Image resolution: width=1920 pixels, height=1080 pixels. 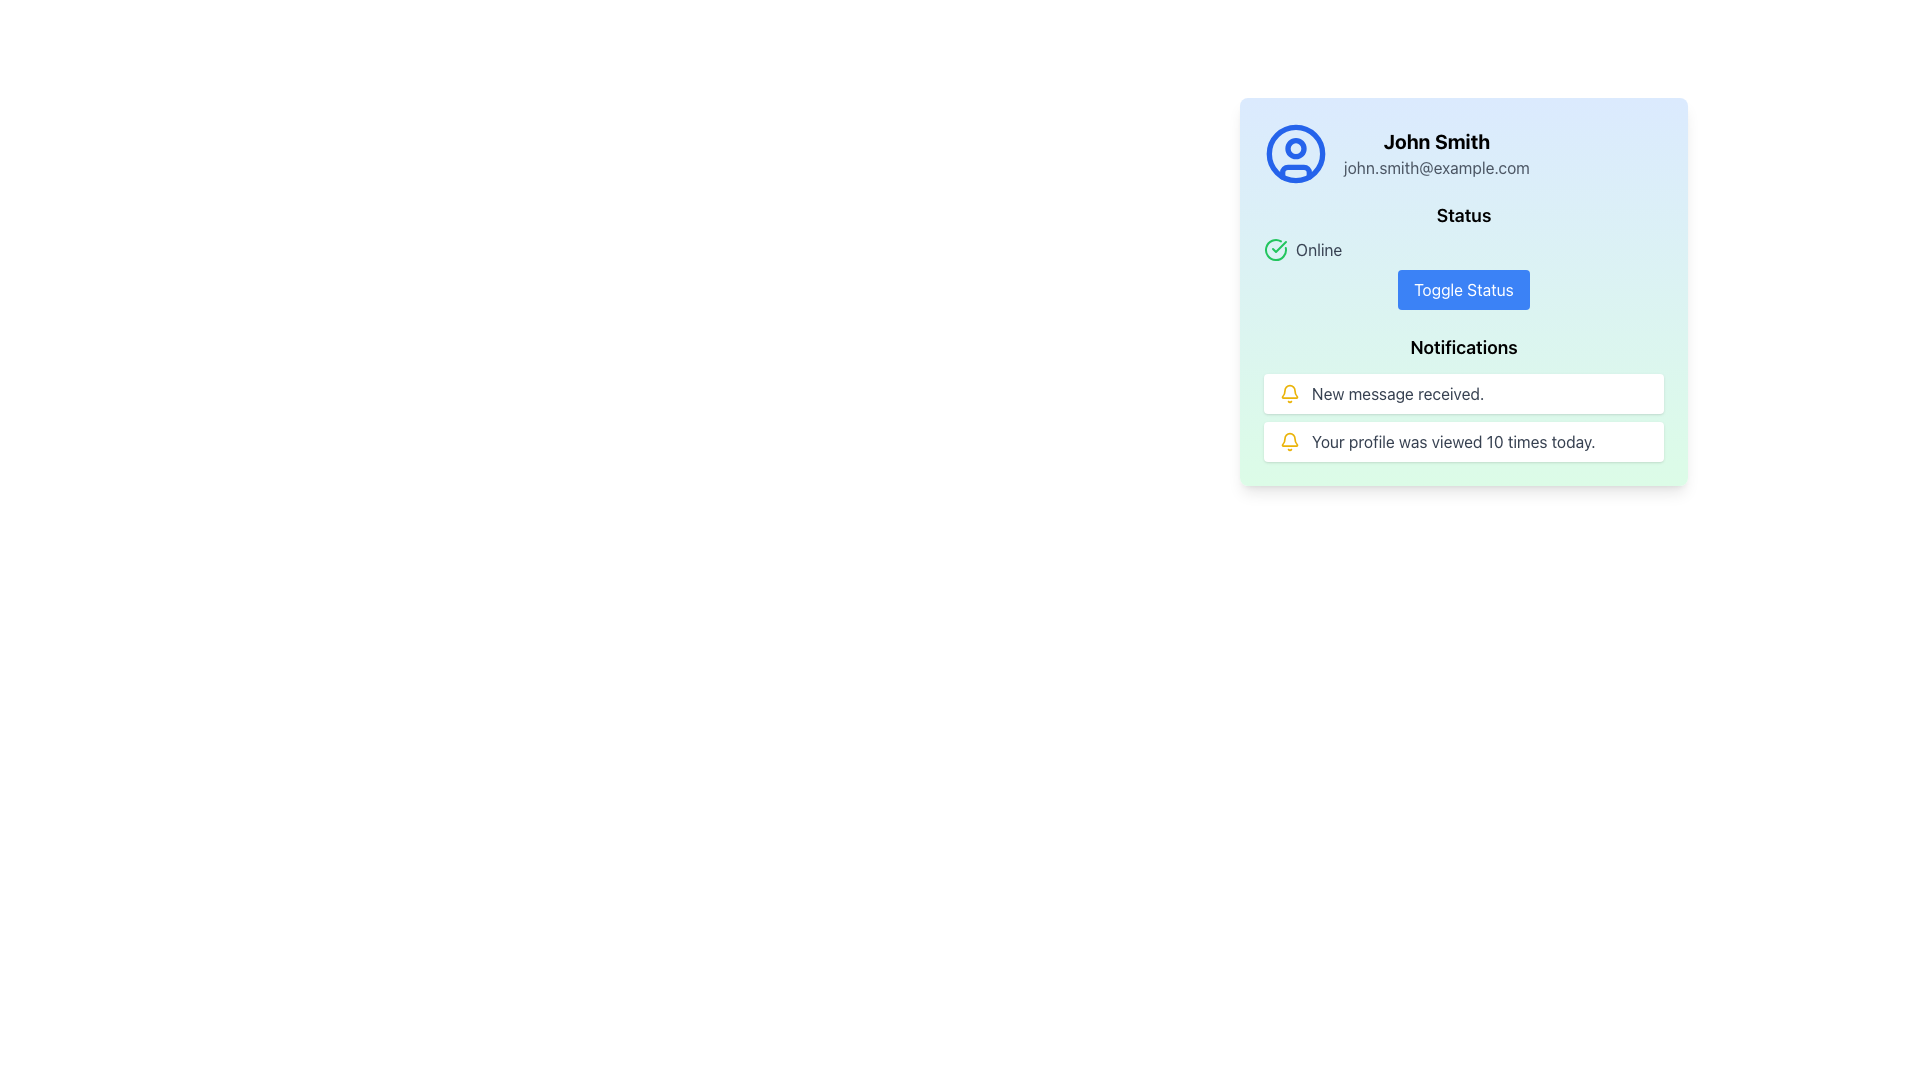 What do you see at coordinates (1435, 167) in the screenshot?
I see `the email address displayed in gray text located below the 'John Smith' text, aligned horizontally in the upper-right card-like component` at bounding box center [1435, 167].